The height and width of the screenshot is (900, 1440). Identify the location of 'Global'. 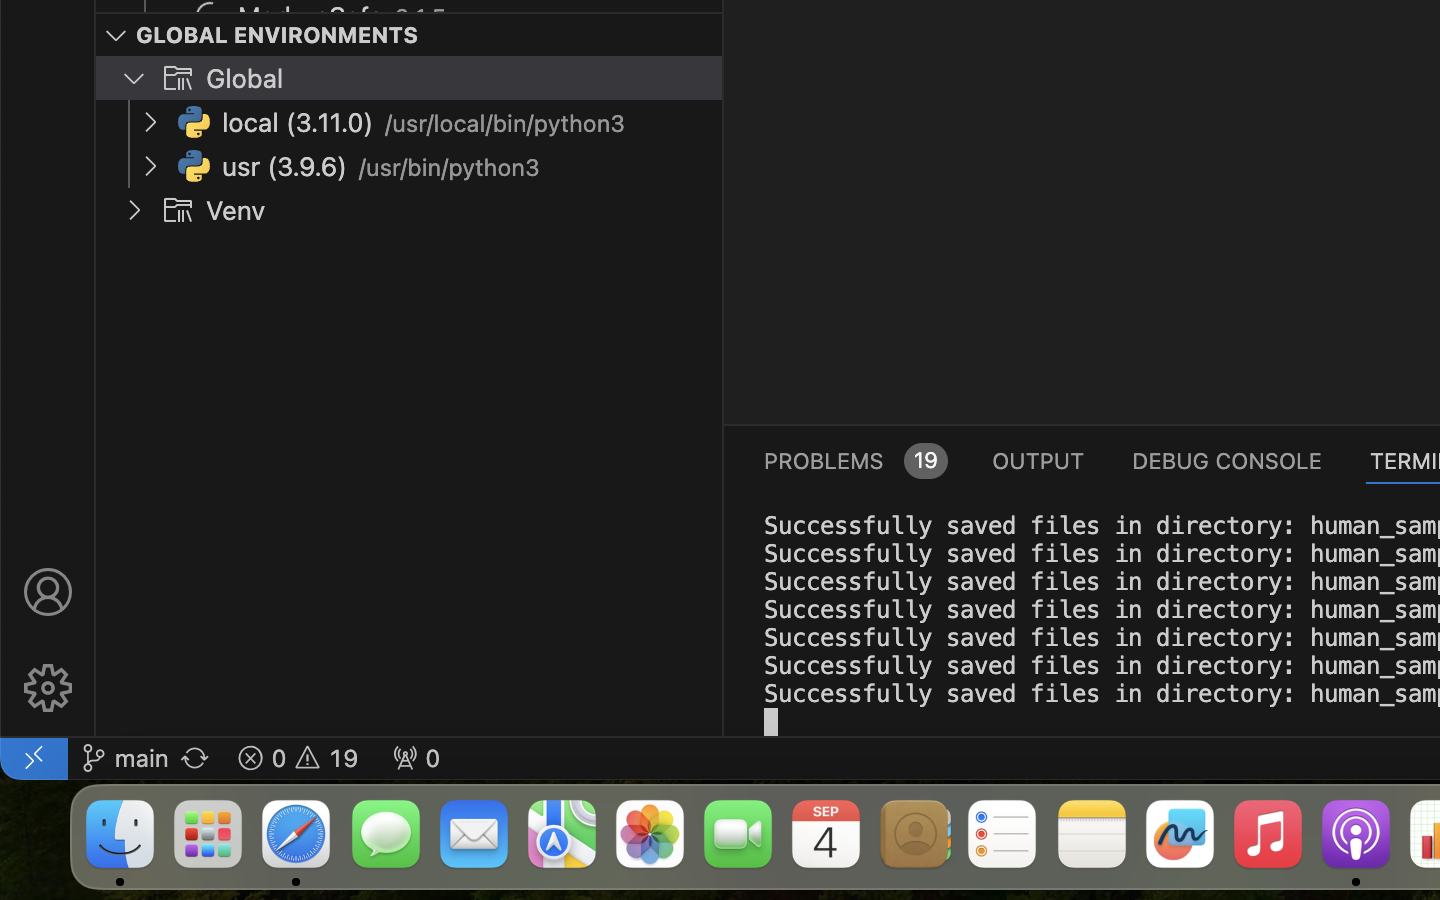
(243, 78).